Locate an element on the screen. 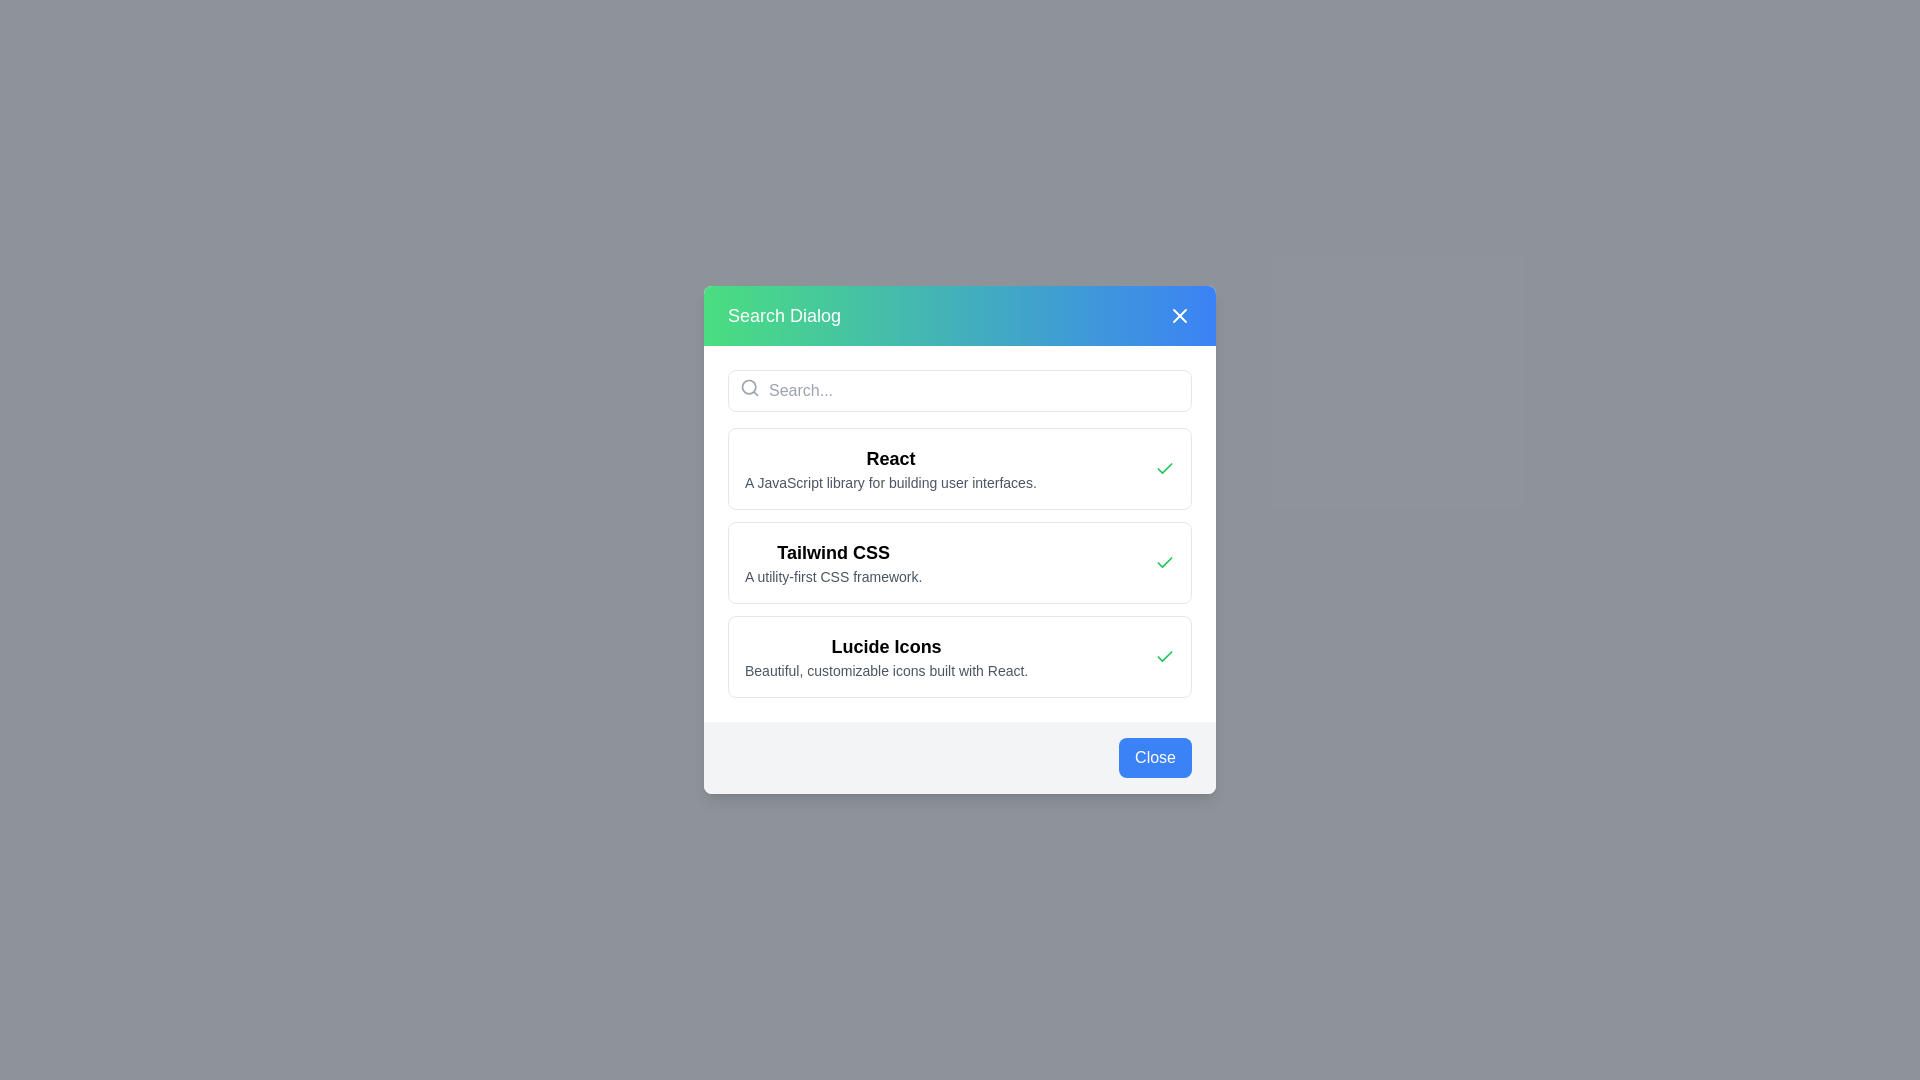  the checkbox located to the far-right side of the second row, next to the label 'Tailwind CSS: A utility-first CSS framework,' is located at coordinates (1165, 563).